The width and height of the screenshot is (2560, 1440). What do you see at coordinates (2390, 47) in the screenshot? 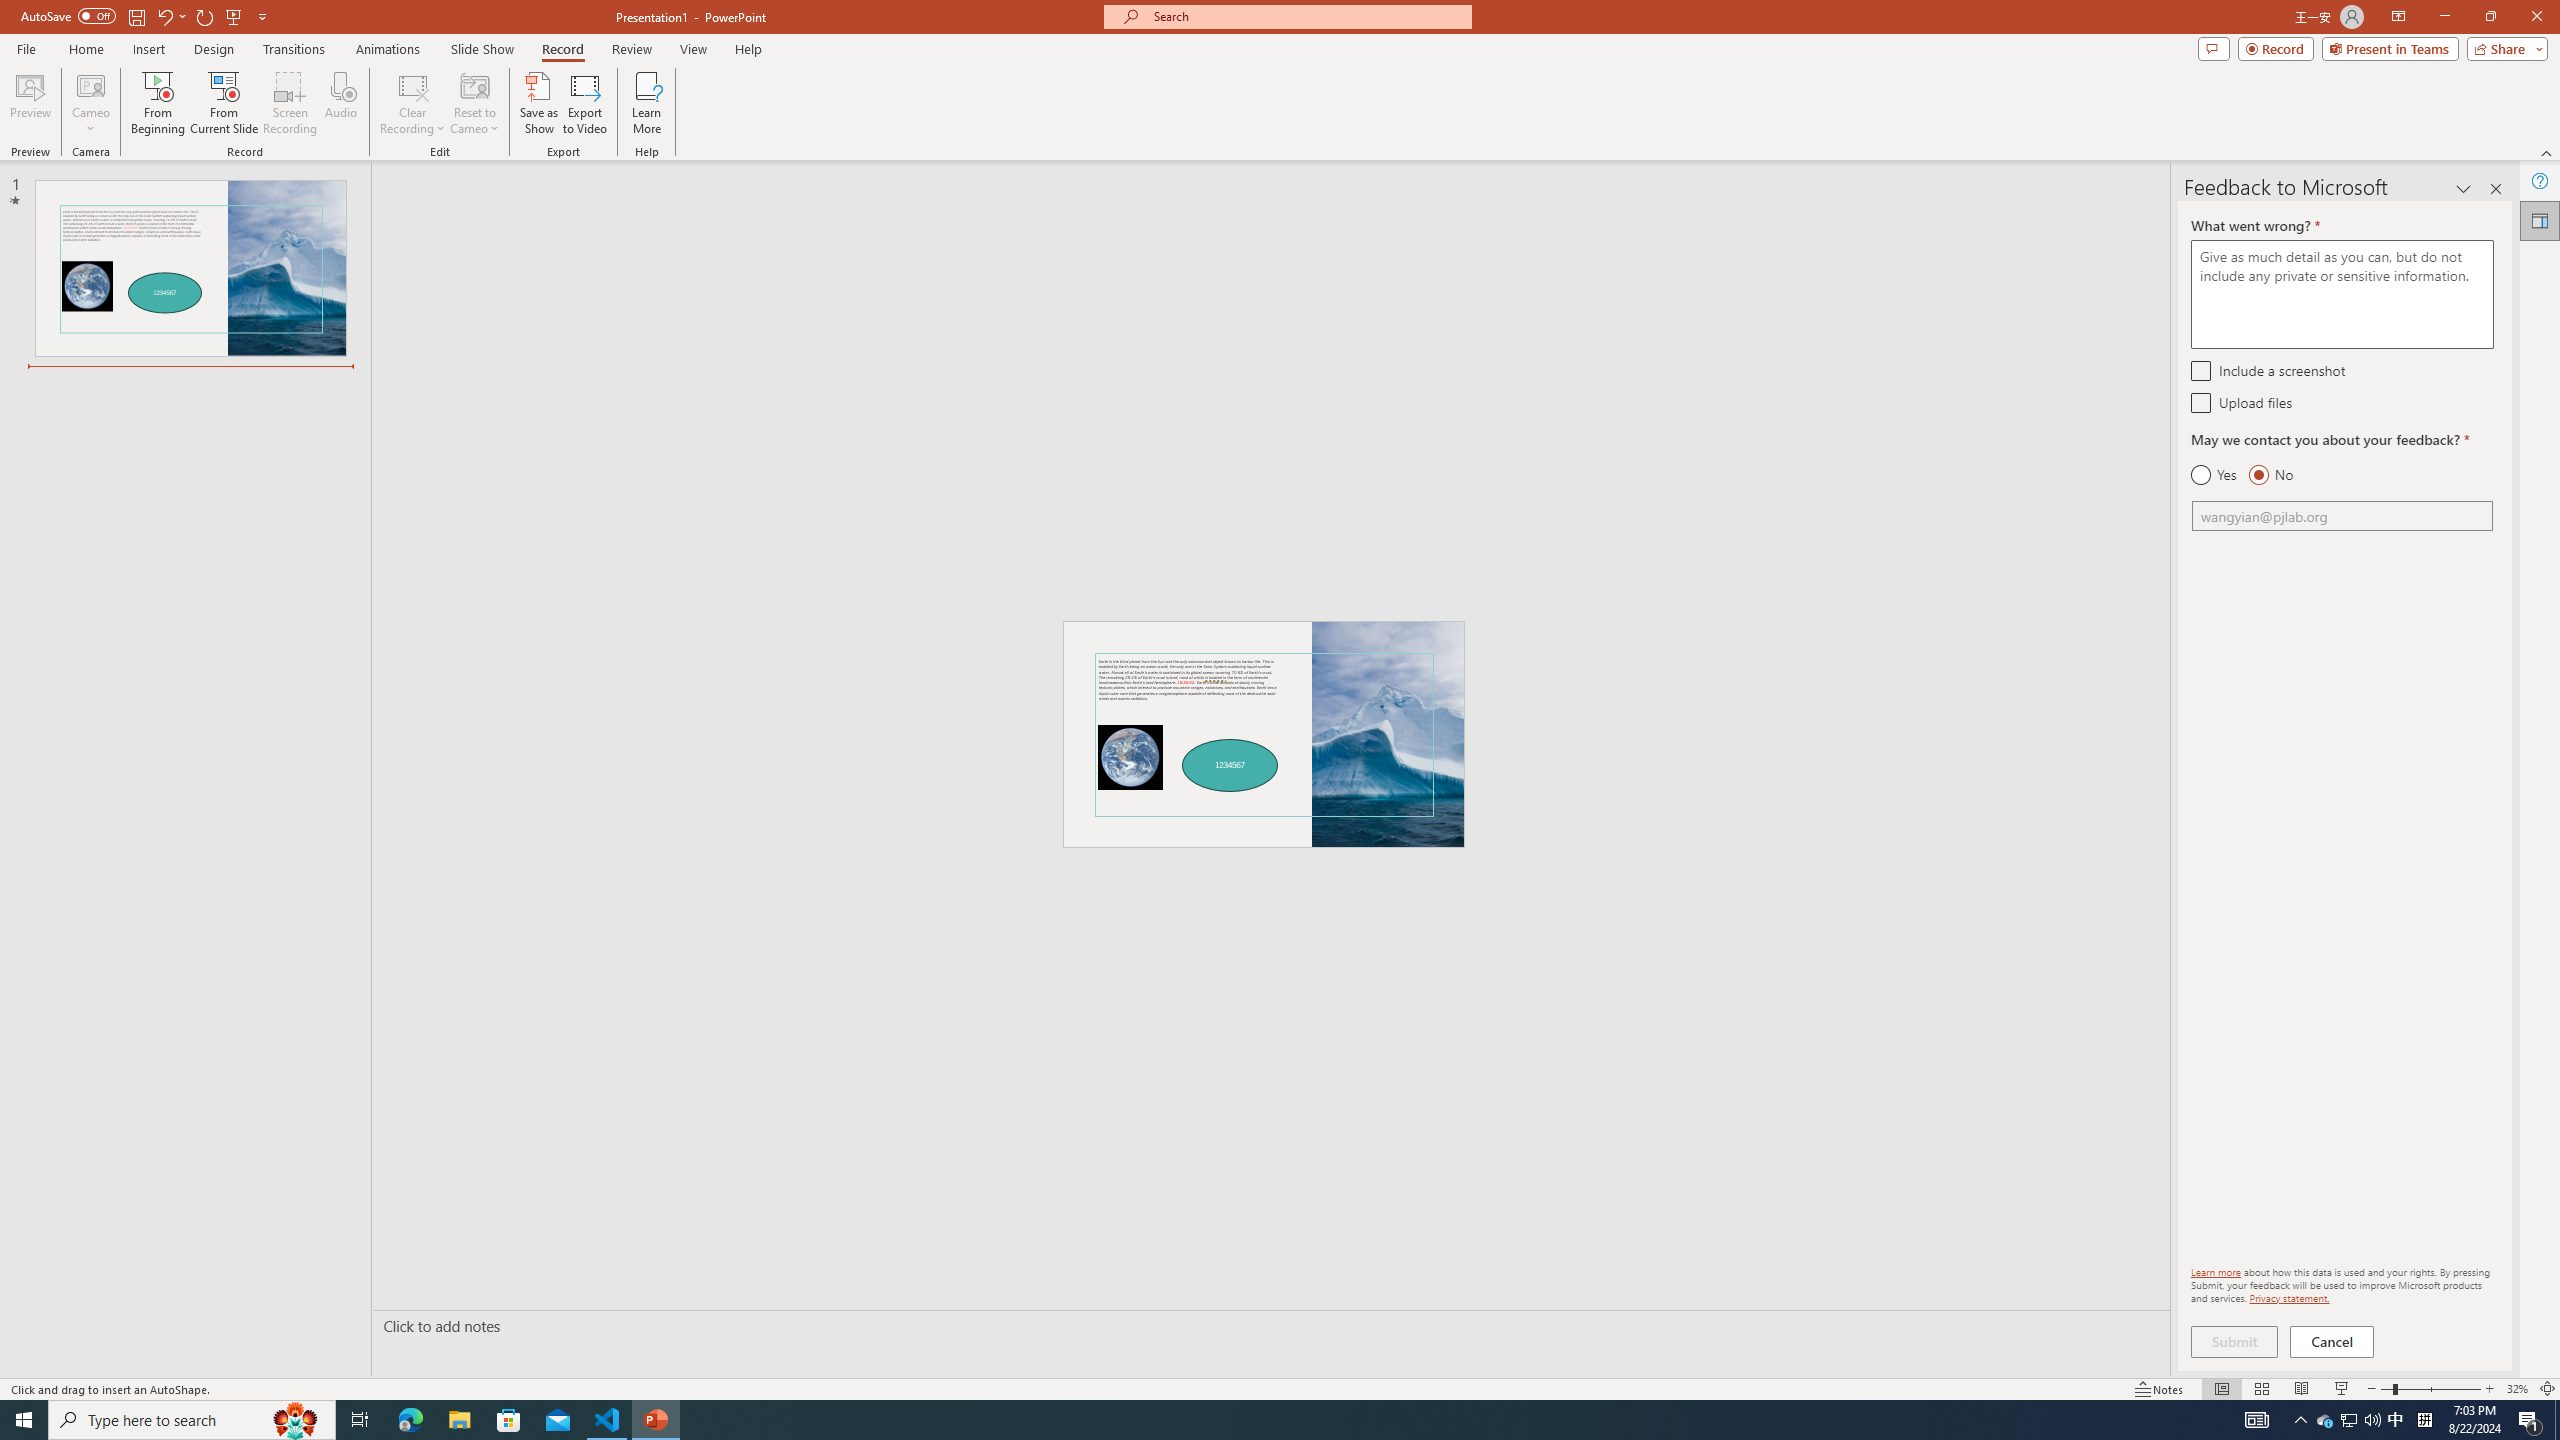
I see `'Present in Teams'` at bounding box center [2390, 47].